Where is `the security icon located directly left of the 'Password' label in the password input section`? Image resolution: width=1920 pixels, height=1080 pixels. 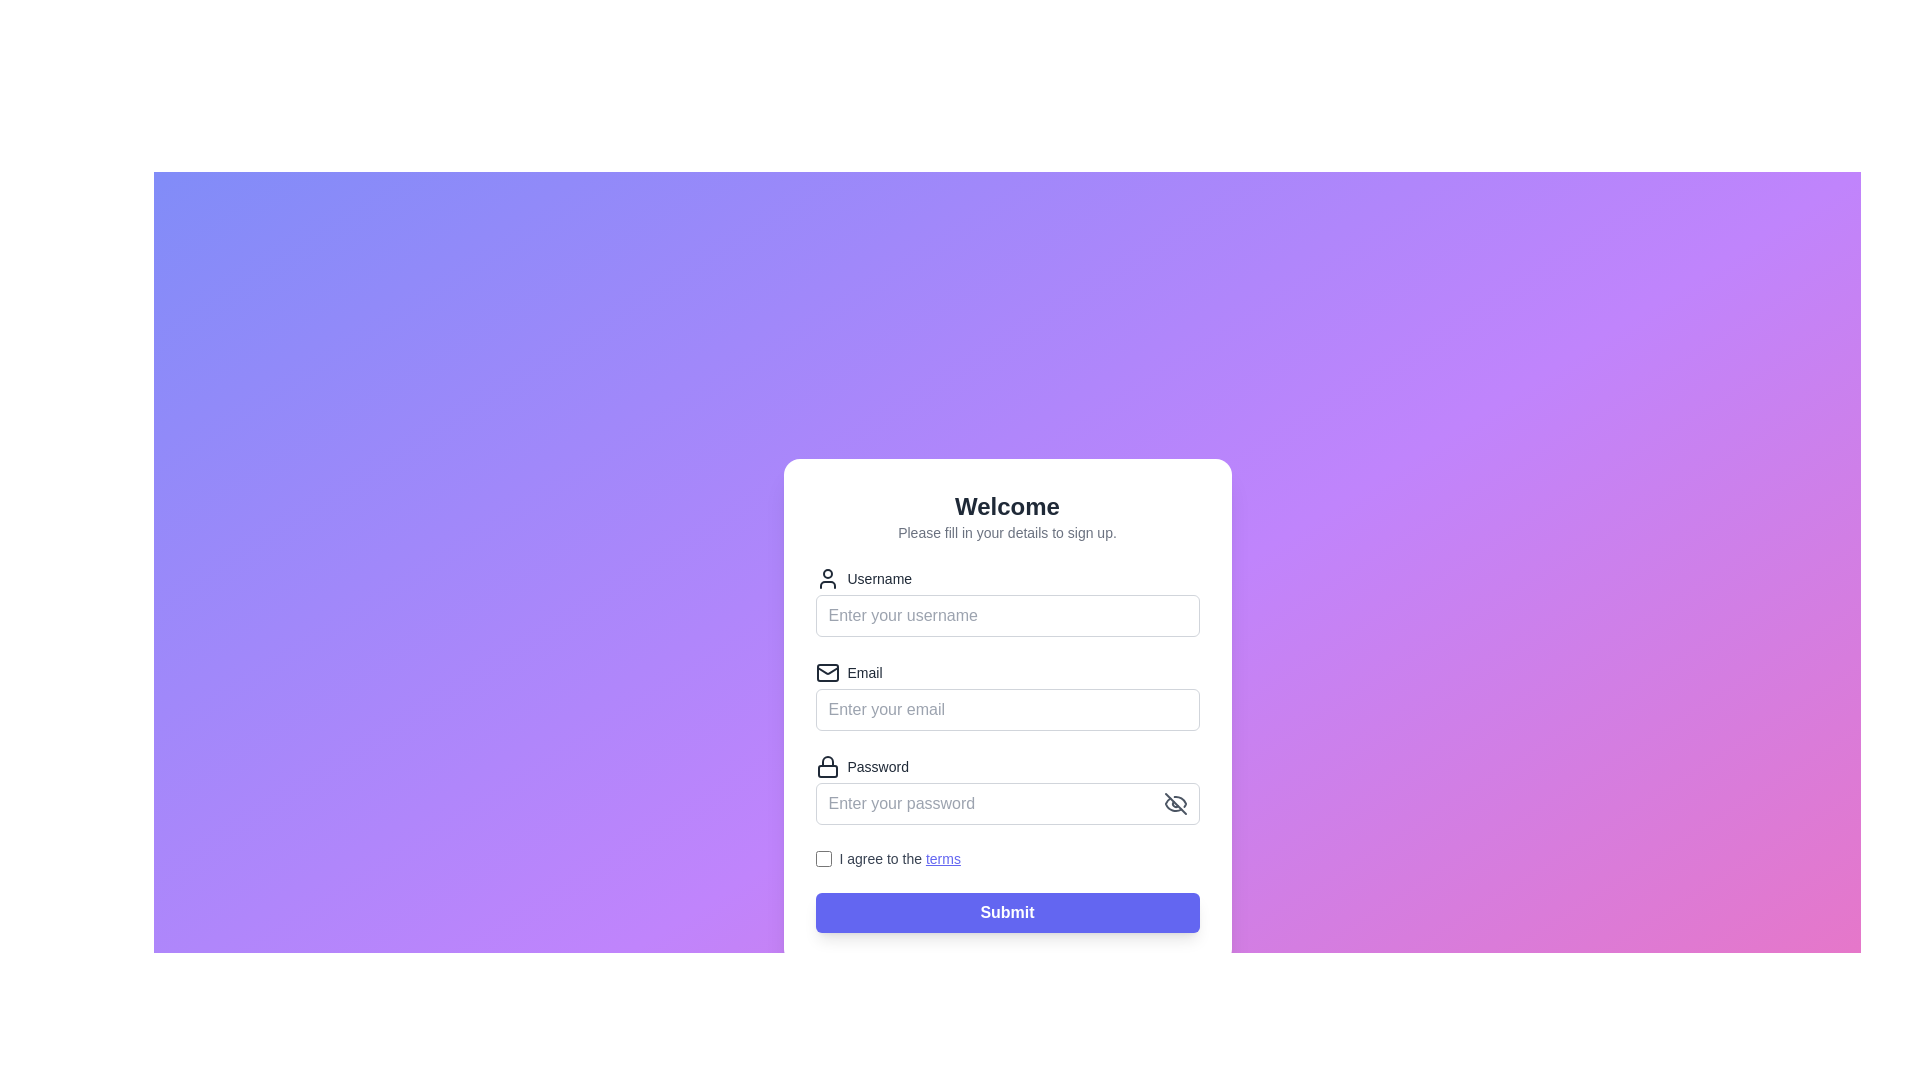
the security icon located directly left of the 'Password' label in the password input section is located at coordinates (827, 766).